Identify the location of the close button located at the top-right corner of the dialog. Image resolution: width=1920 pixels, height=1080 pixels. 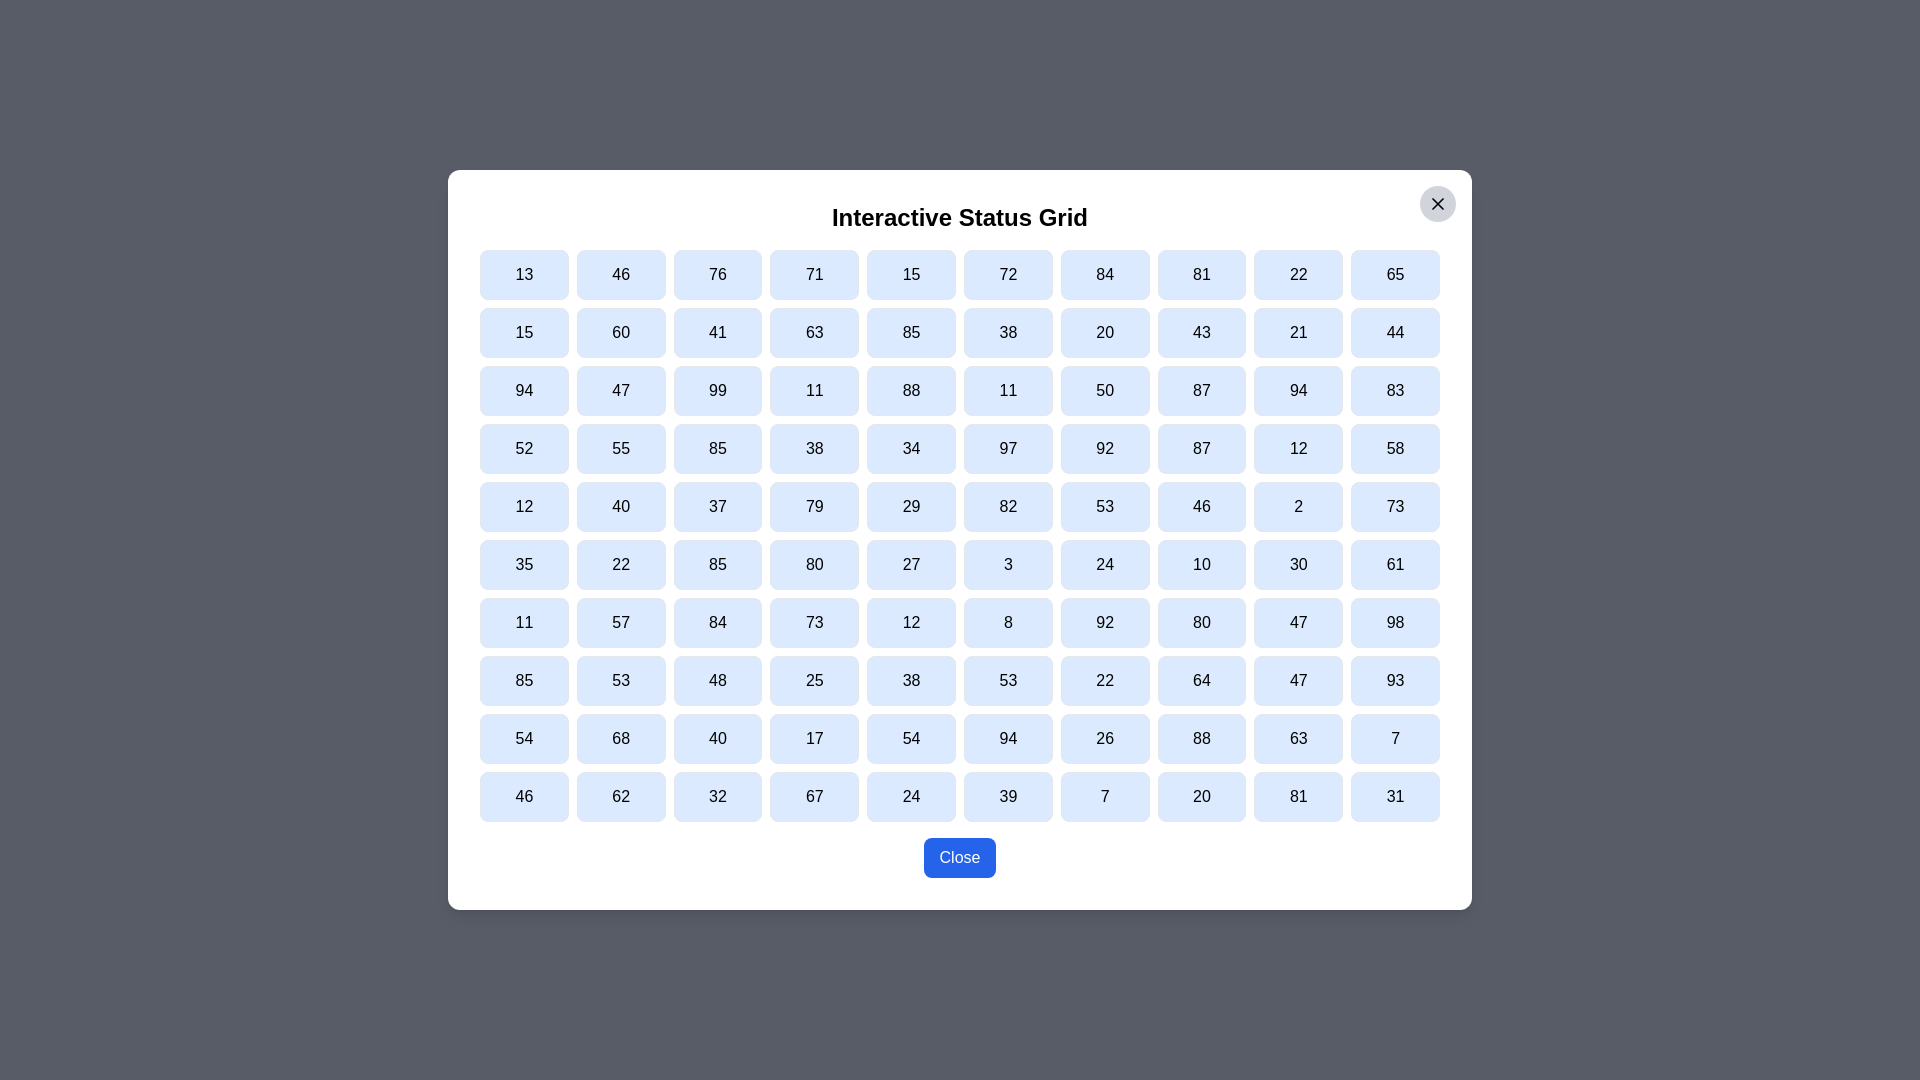
(1437, 204).